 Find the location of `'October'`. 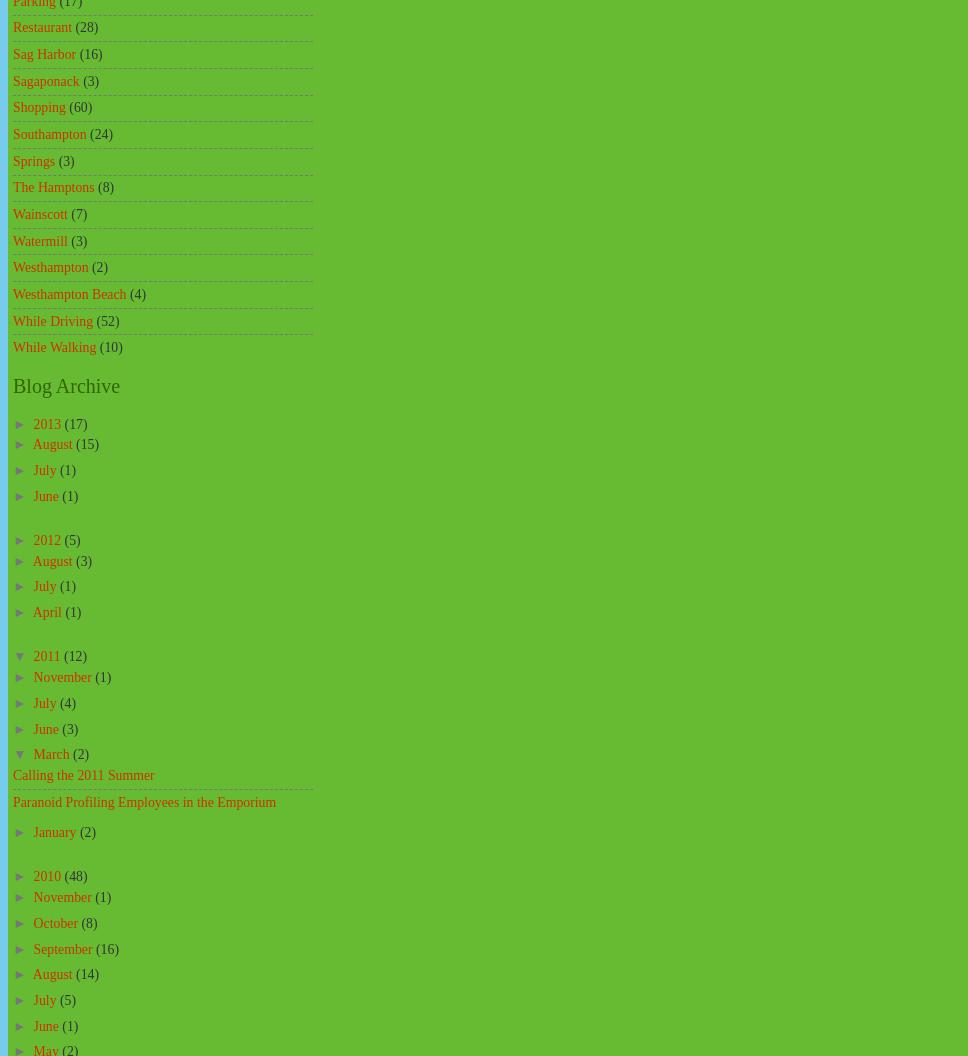

'October' is located at coordinates (56, 921).